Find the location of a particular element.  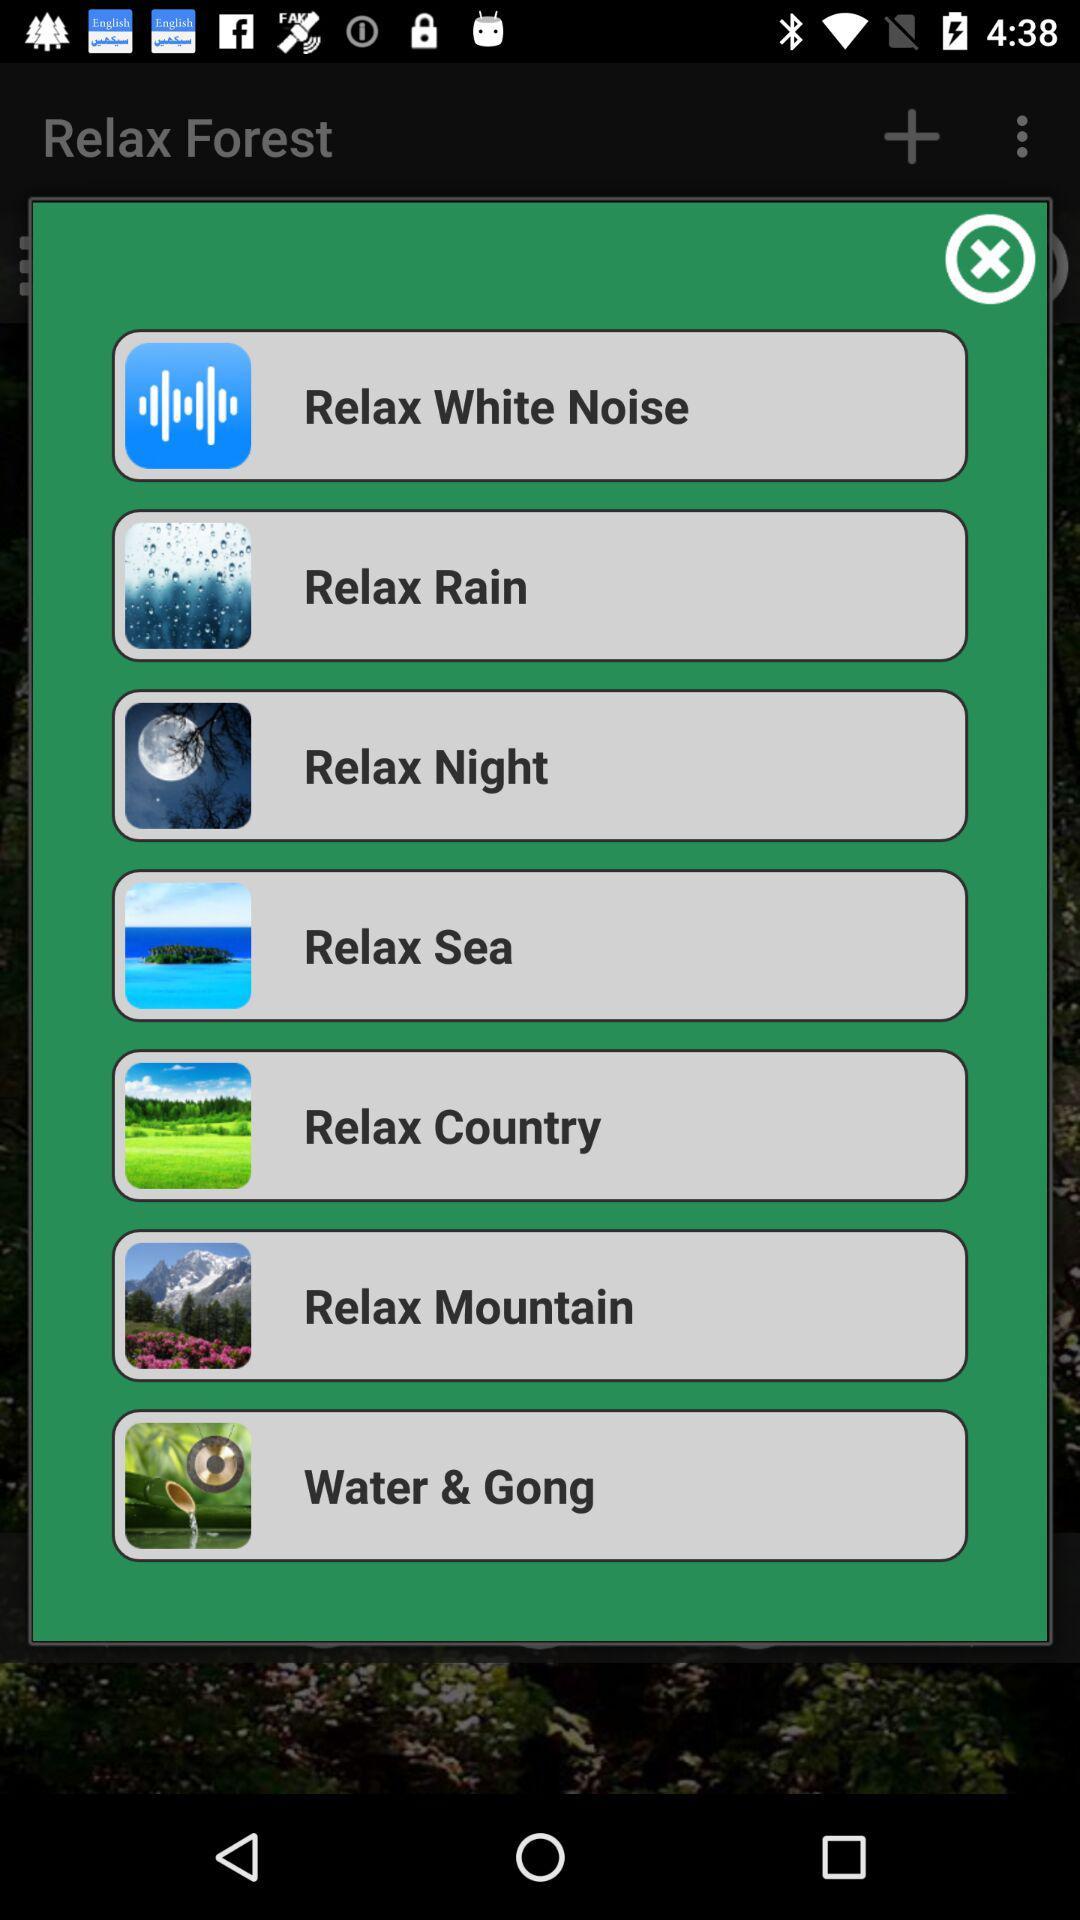

the app below the relax white noise is located at coordinates (540, 584).